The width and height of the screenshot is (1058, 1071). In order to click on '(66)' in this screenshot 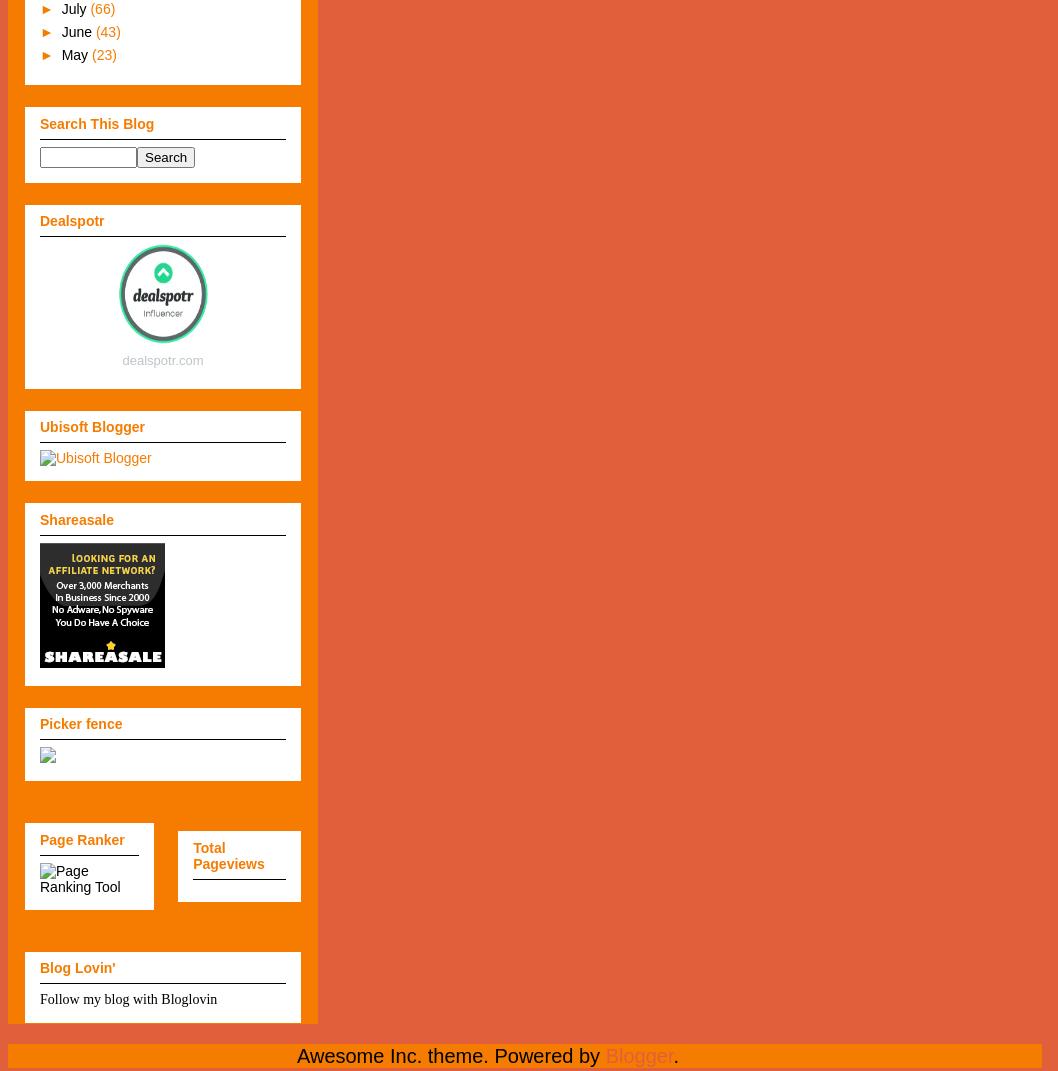, I will do `click(101, 7)`.